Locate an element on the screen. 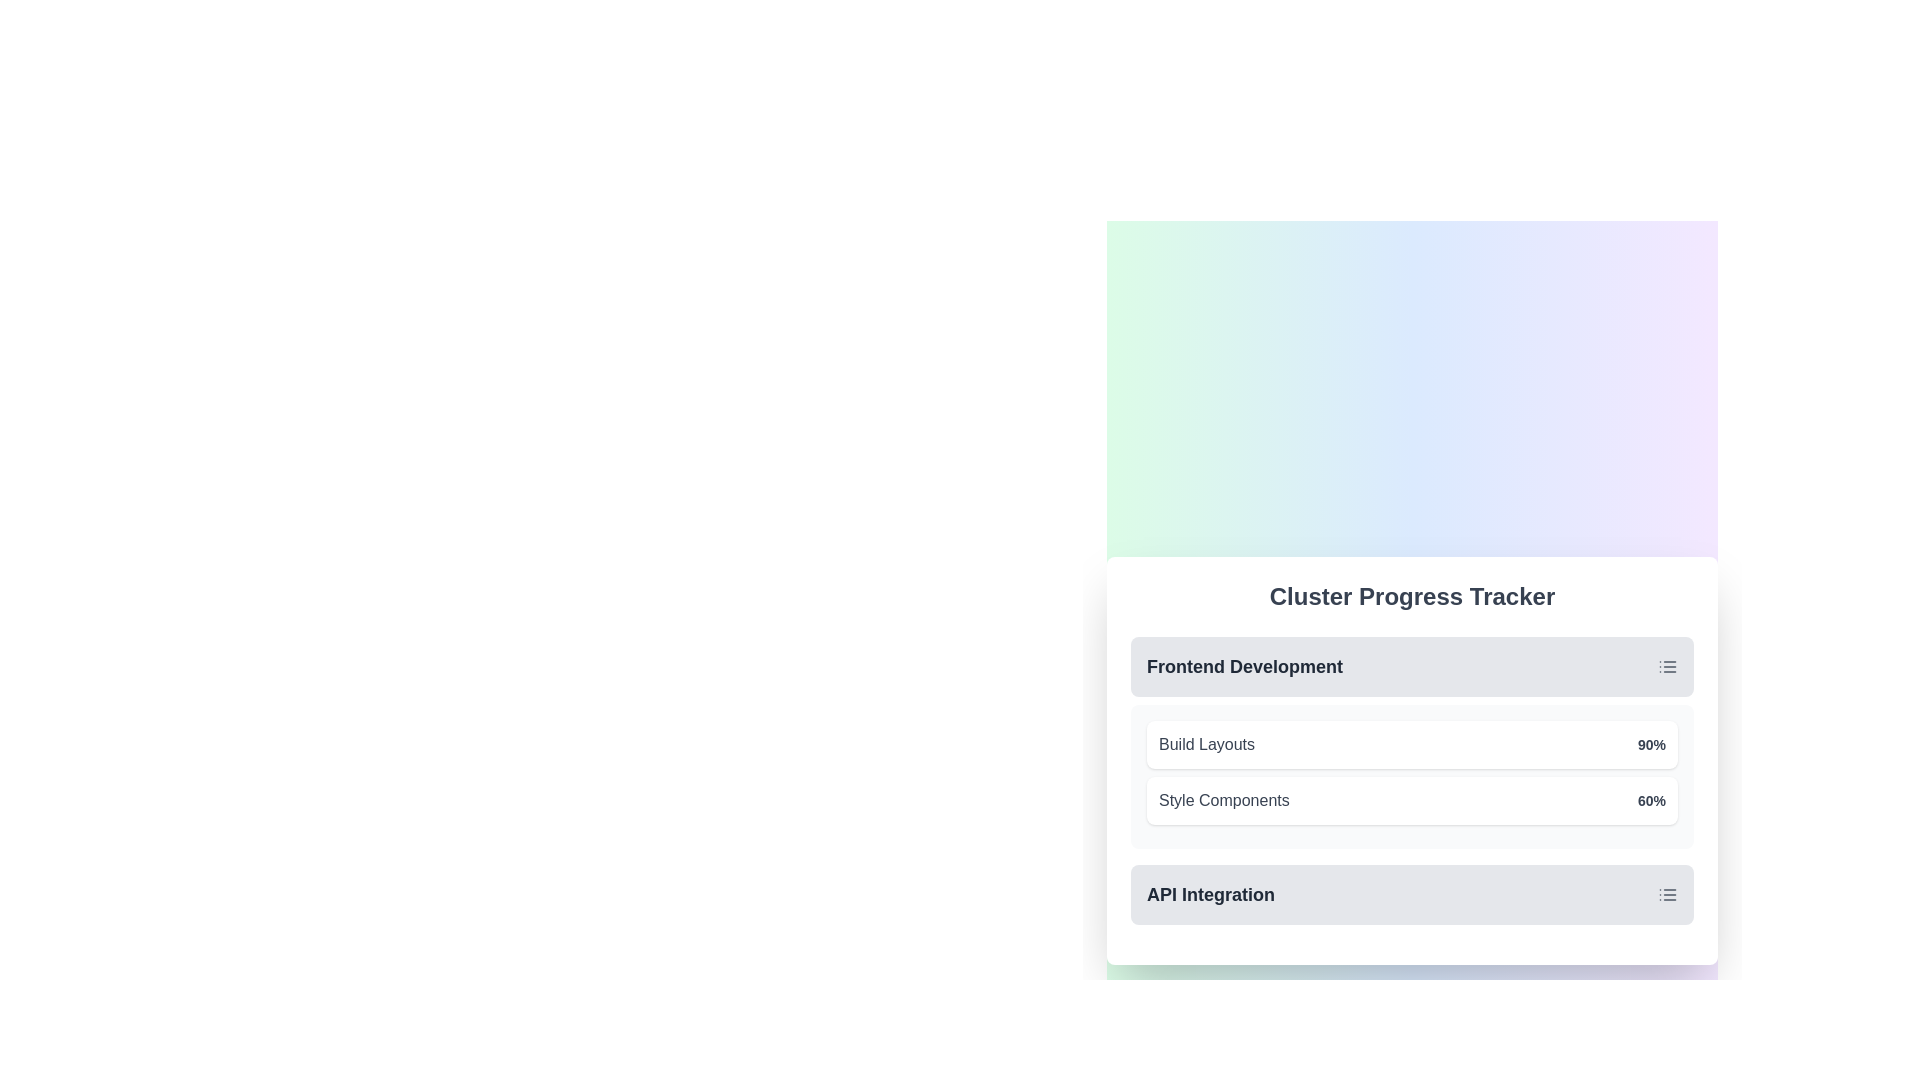 This screenshot has height=1080, width=1920. displayed percentage from the text label showing '60%' located in the bottom-right corner of the 'Style Components' section, next to the progress bar is located at coordinates (1647, 800).